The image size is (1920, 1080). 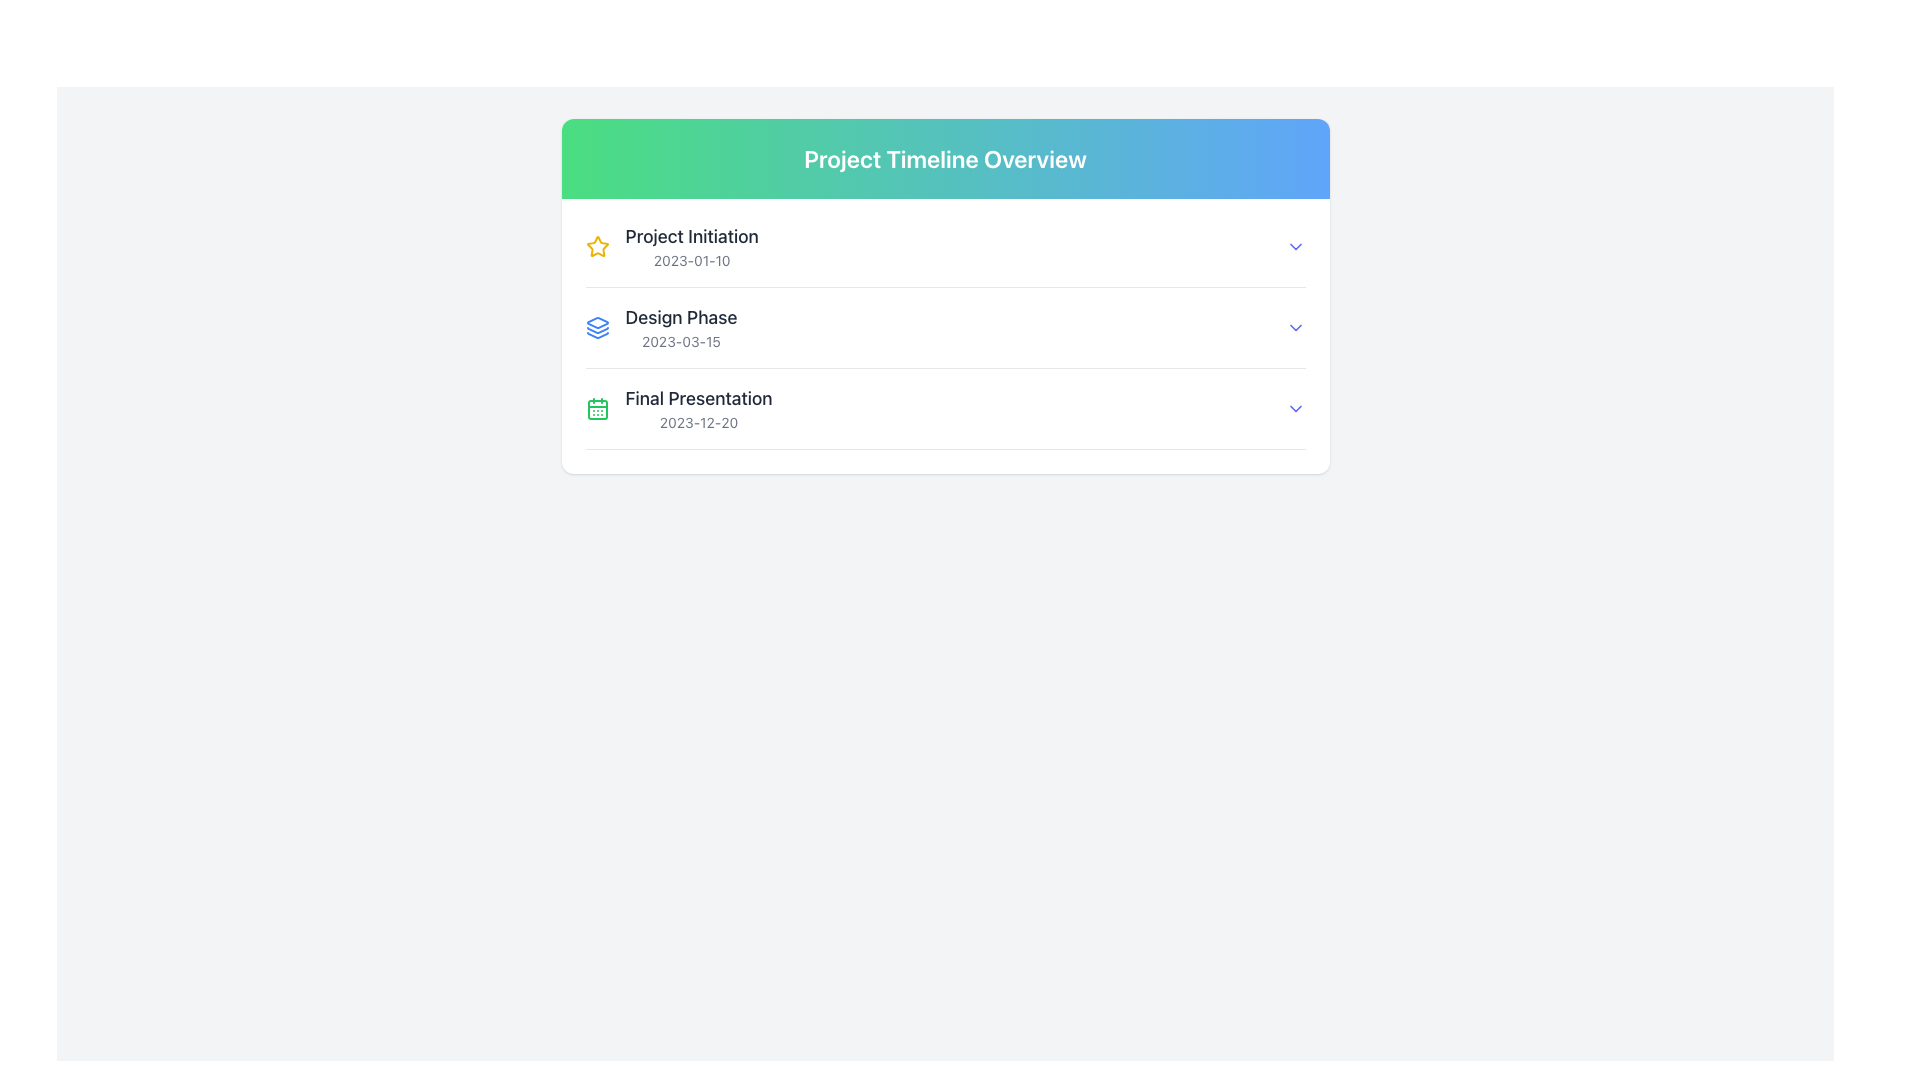 I want to click on the second list item within the timeline structure that displays detailed information about a project phase, located below the 'Project Timeline Overview' title, so click(x=944, y=335).